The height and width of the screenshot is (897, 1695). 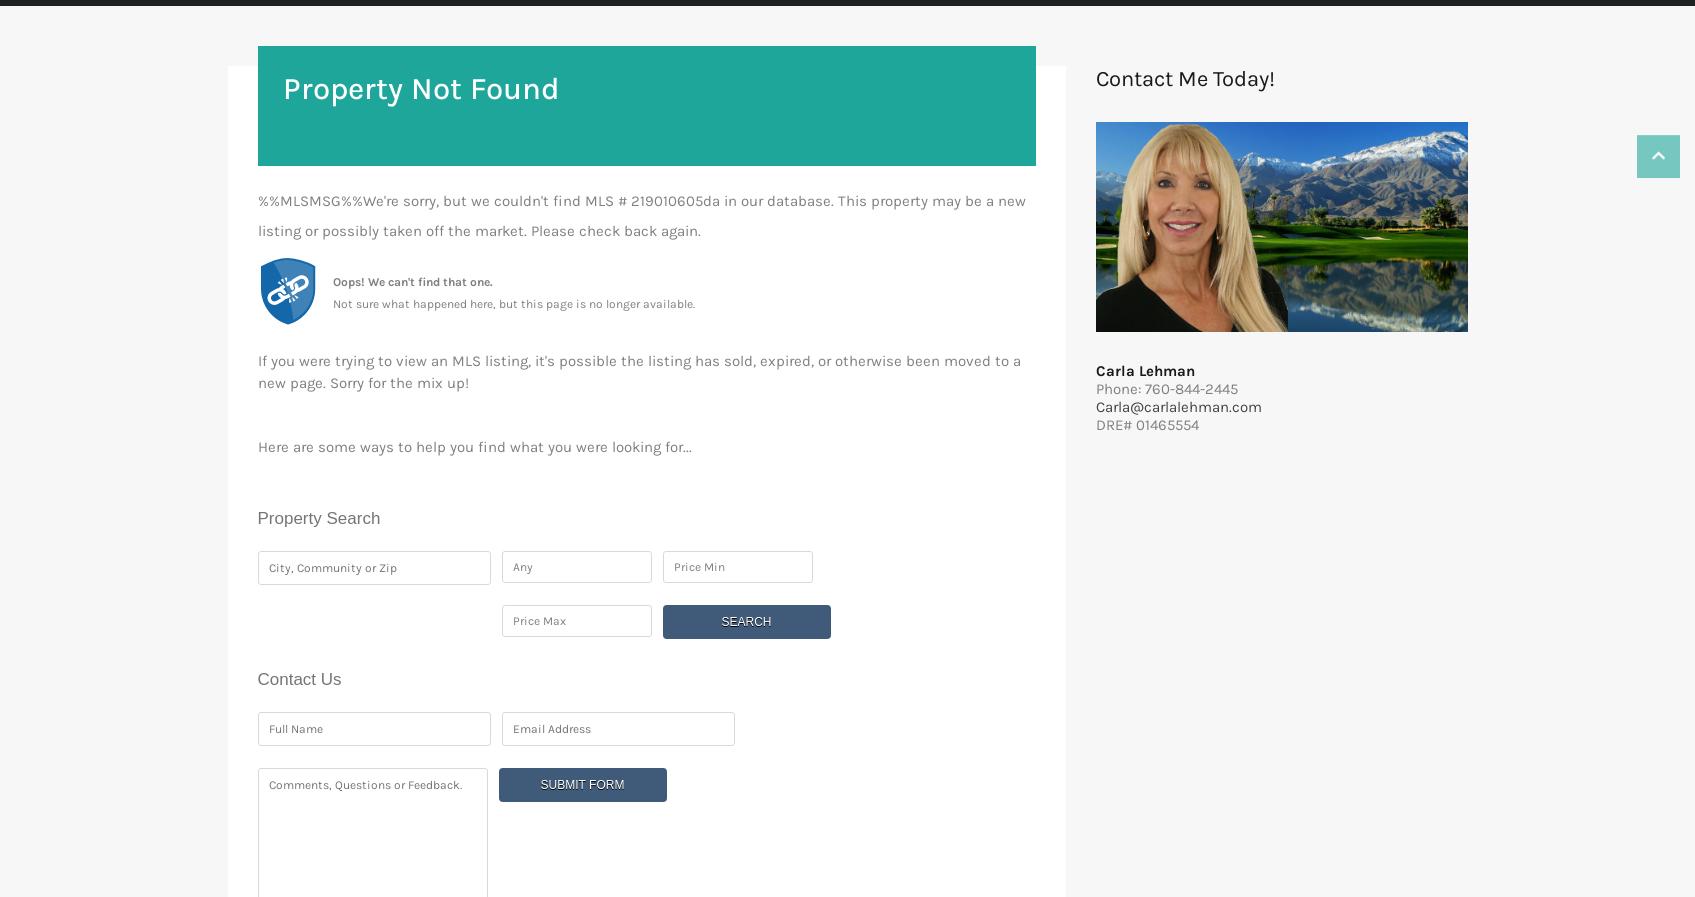 I want to click on 'Carla@carlalehman.com', so click(x=1178, y=405).